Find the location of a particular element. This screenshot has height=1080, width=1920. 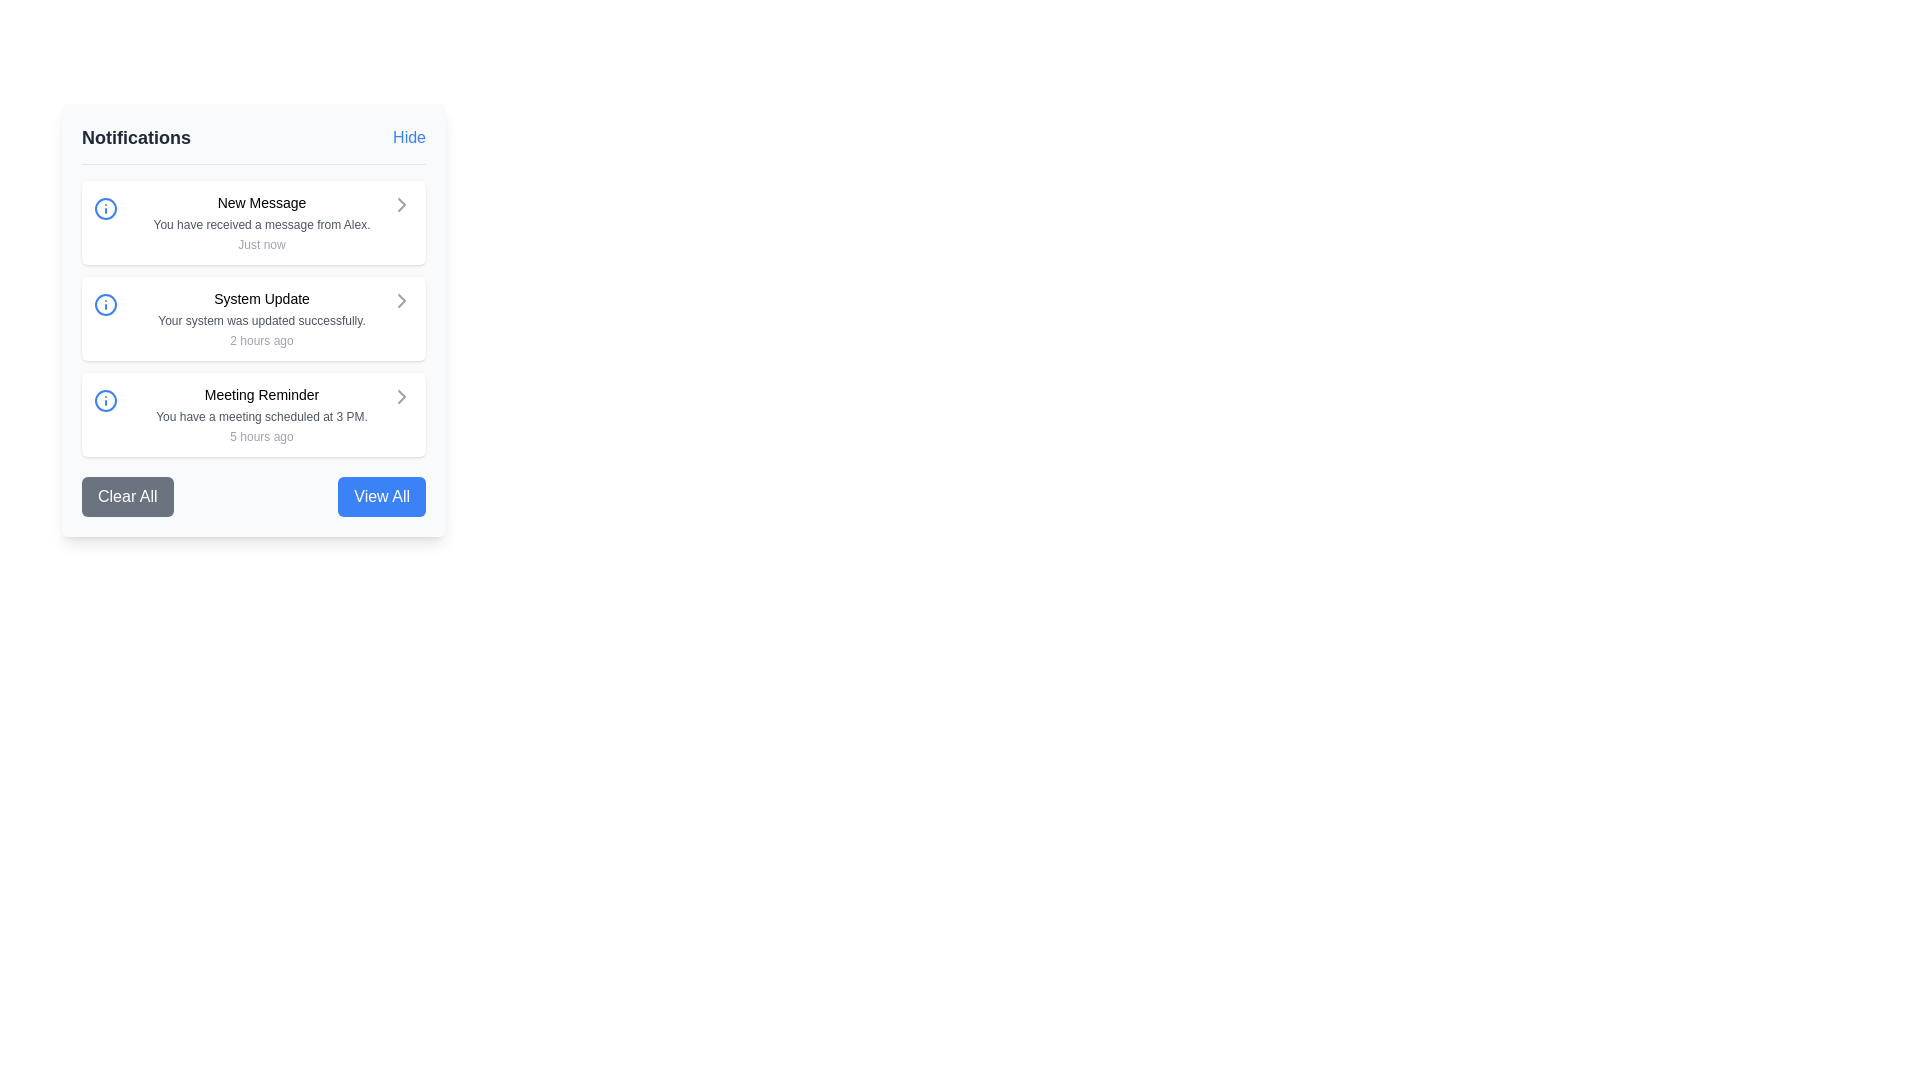

the 'System Update' notification item that displays the message 'Your system was updated successfully.' is located at coordinates (261, 318).